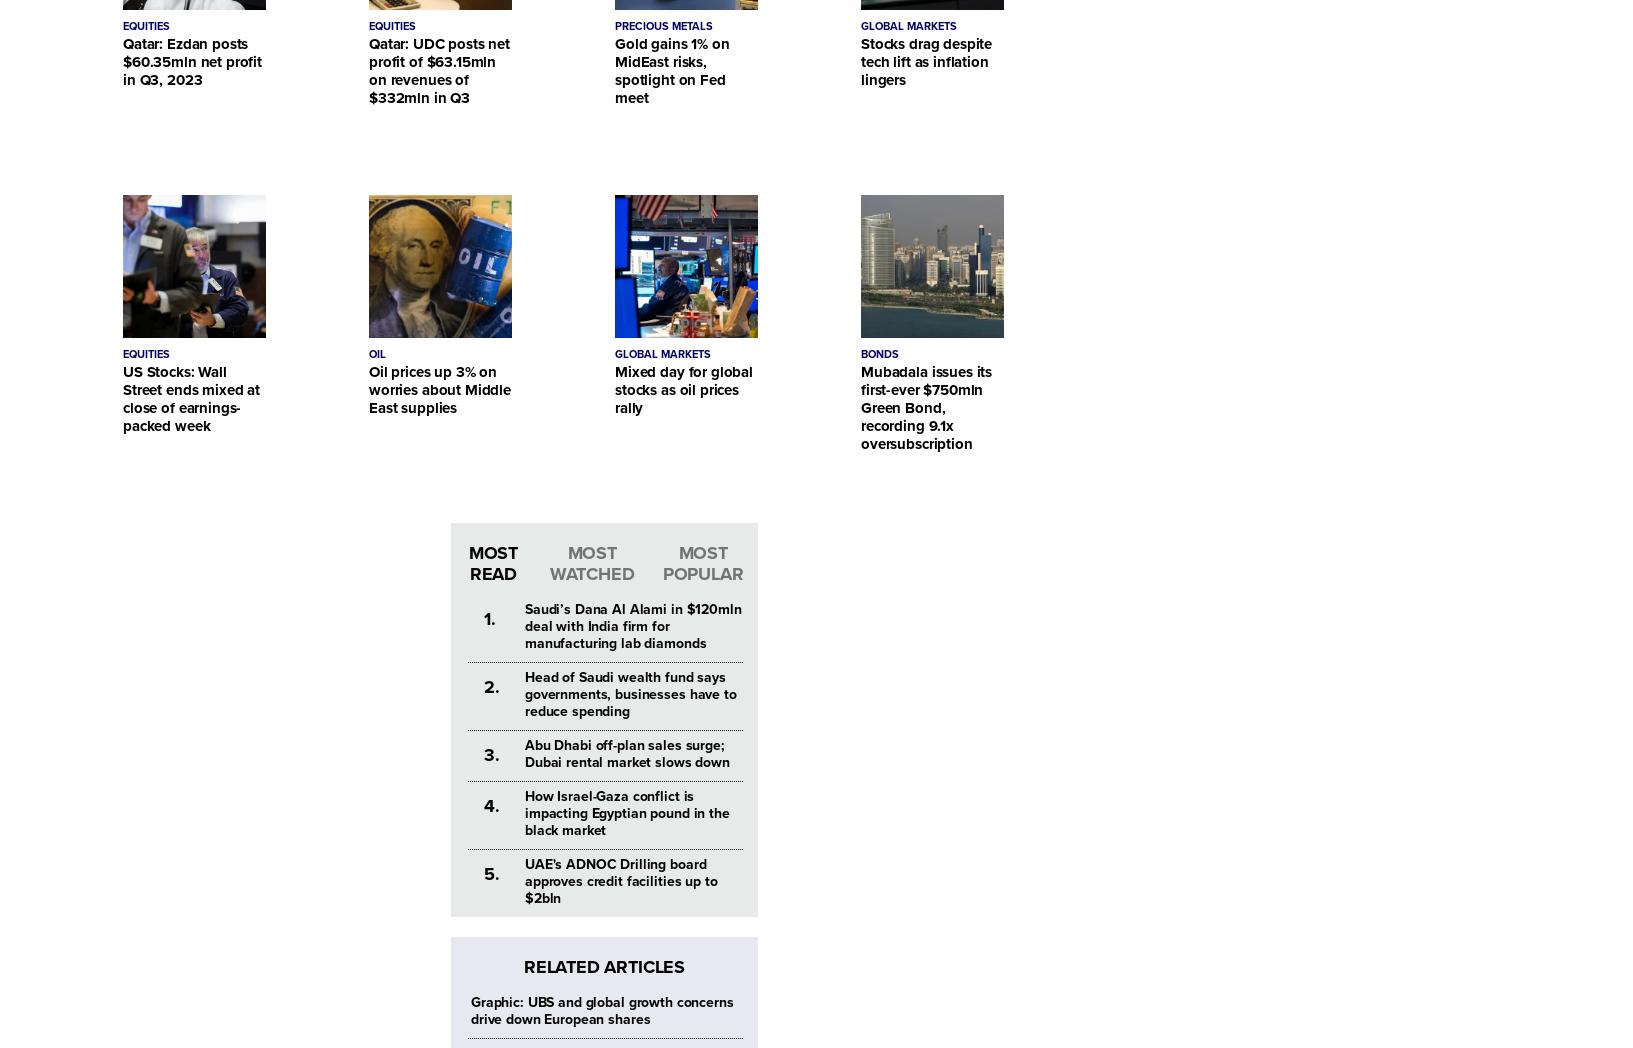  What do you see at coordinates (629, 694) in the screenshot?
I see `'Head of Saudi wealth fund says governments, businesses have to reduce spending'` at bounding box center [629, 694].